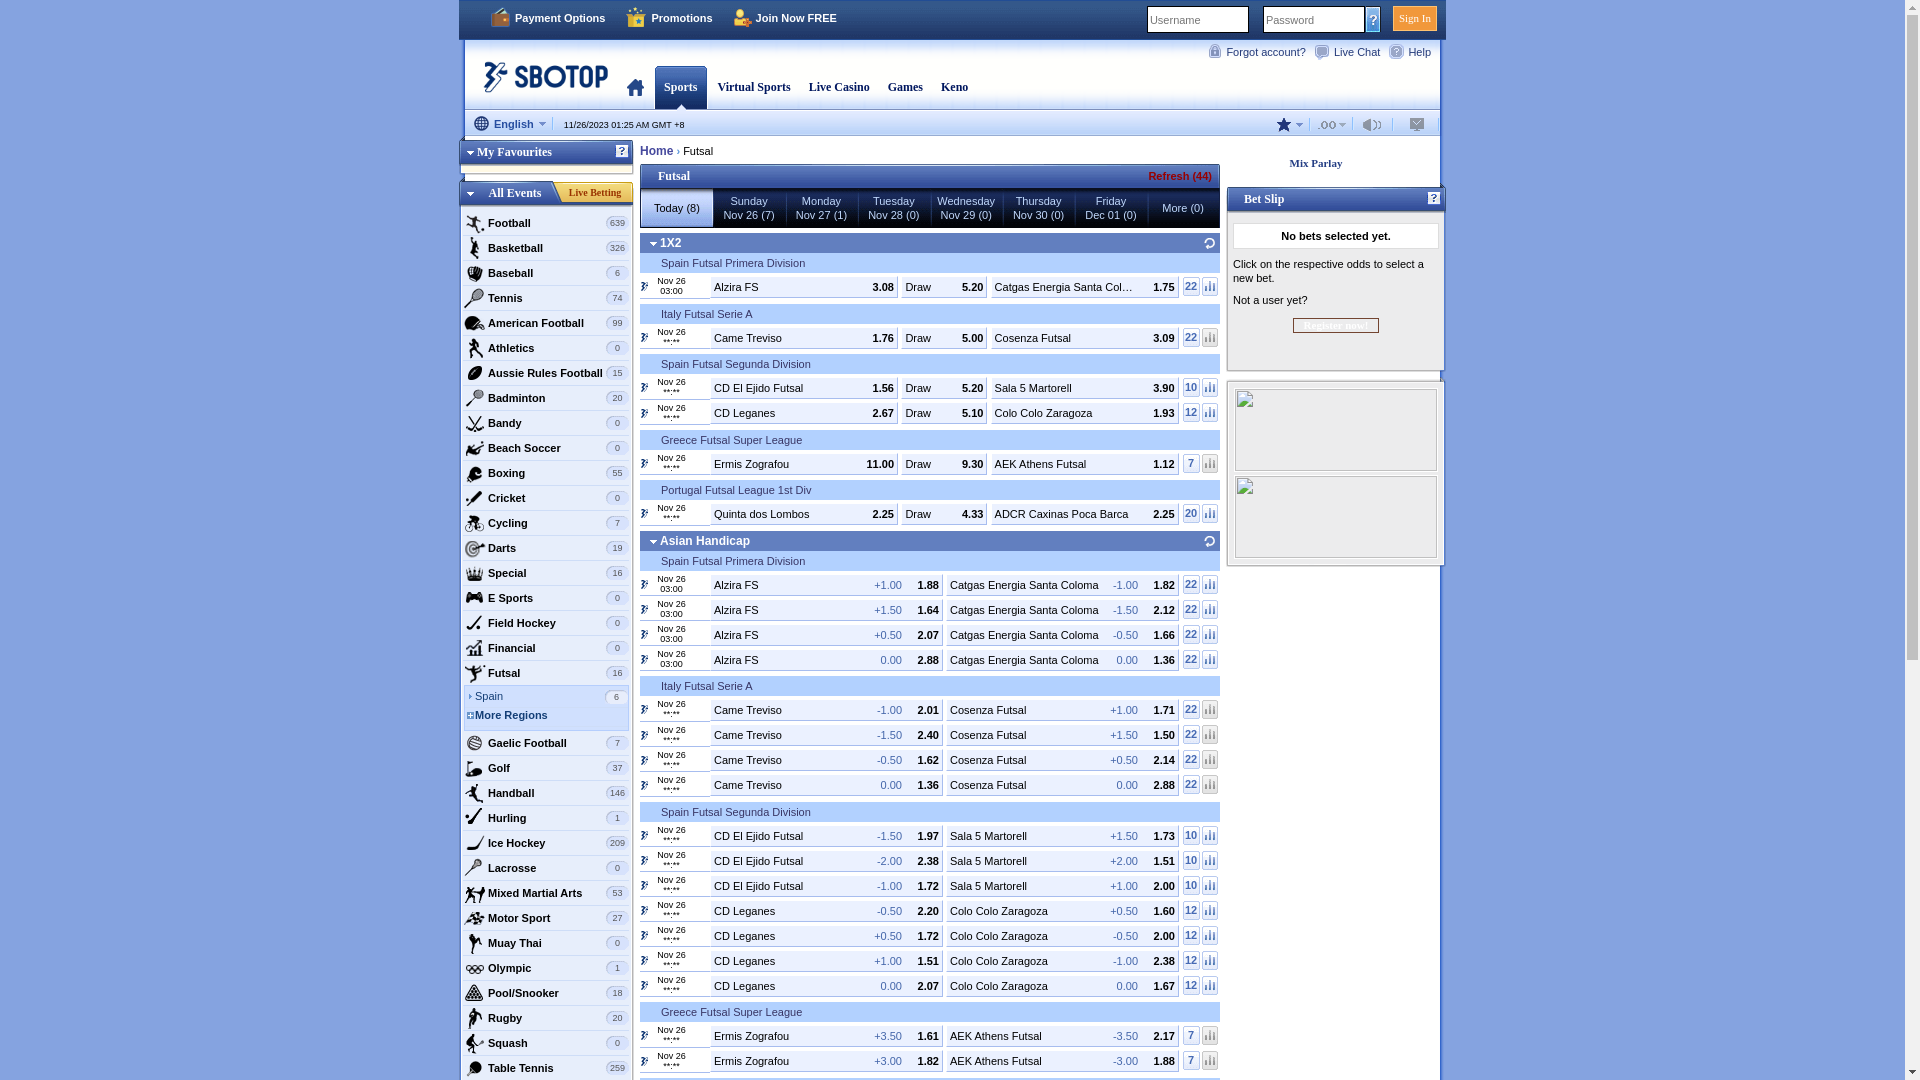  What do you see at coordinates (546, 967) in the screenshot?
I see `'Olympic` at bounding box center [546, 967].